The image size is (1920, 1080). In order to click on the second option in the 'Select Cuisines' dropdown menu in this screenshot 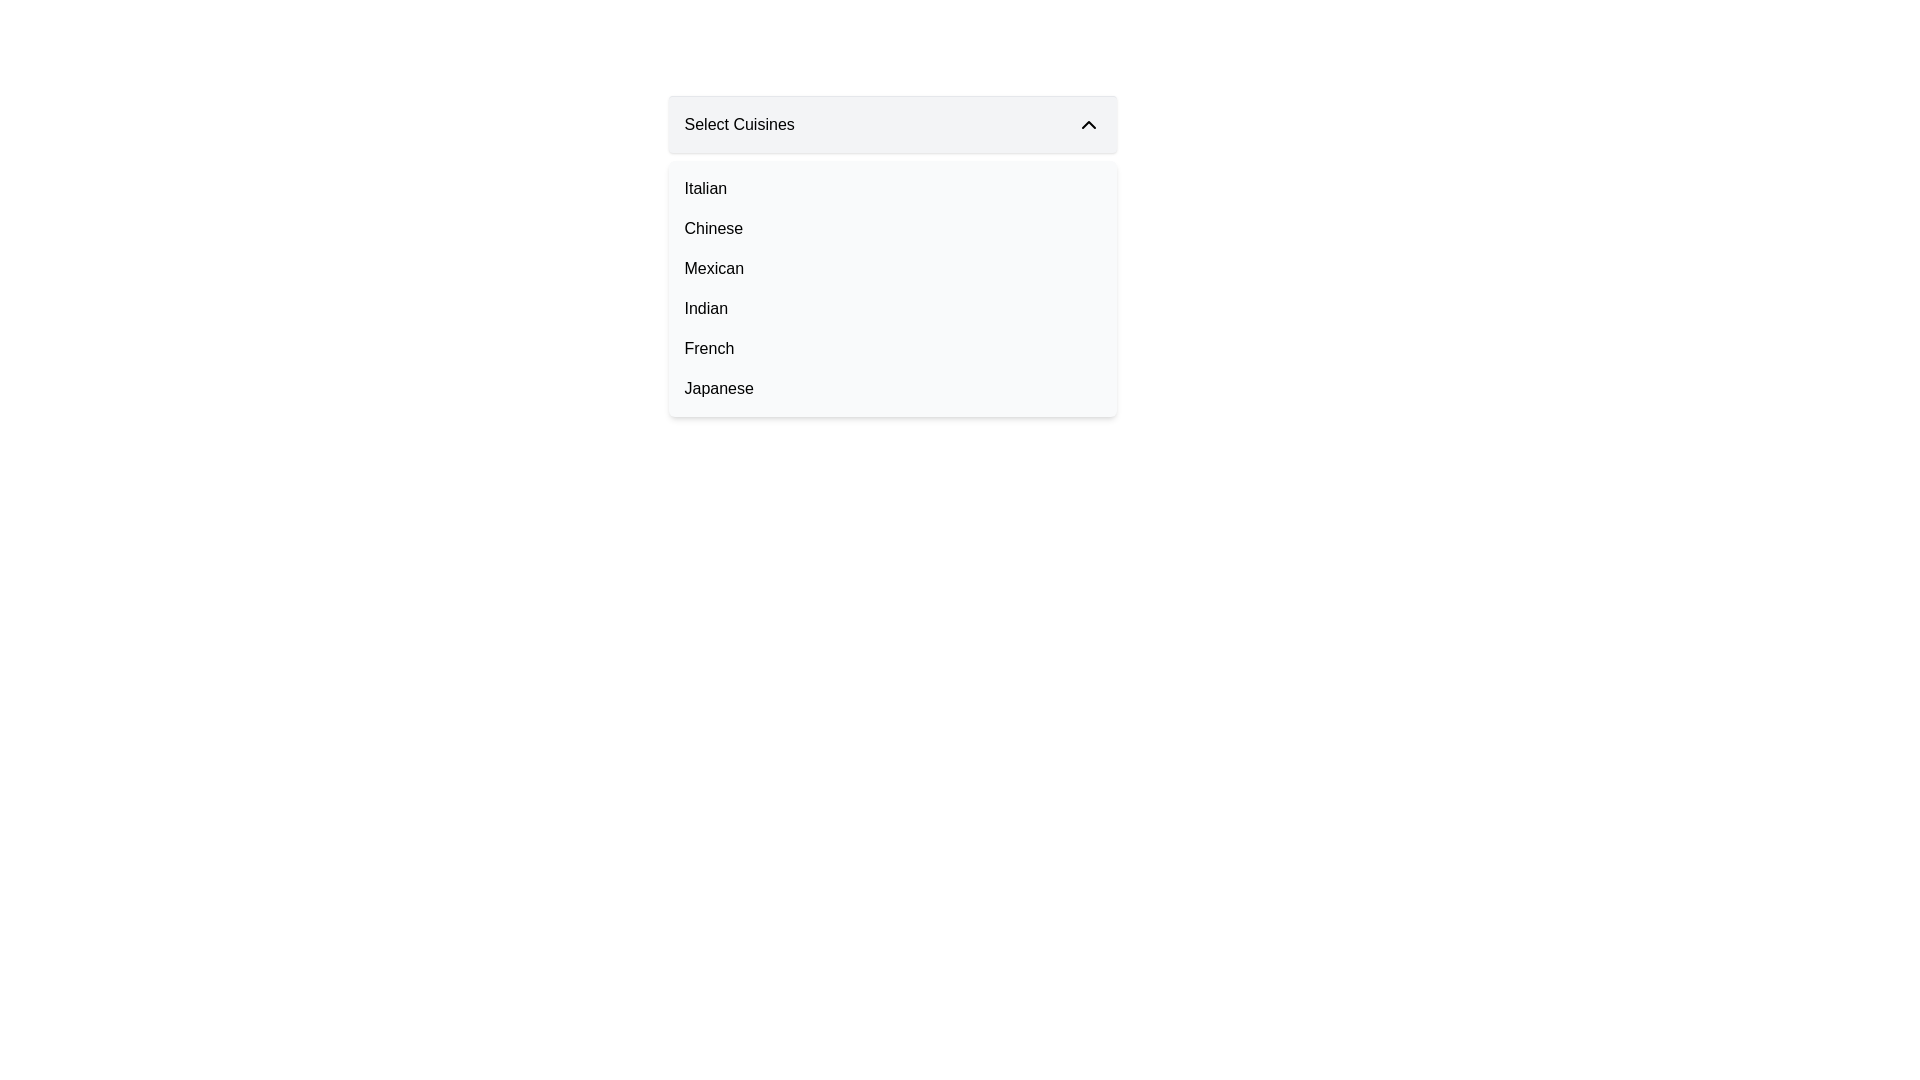, I will do `click(891, 227)`.